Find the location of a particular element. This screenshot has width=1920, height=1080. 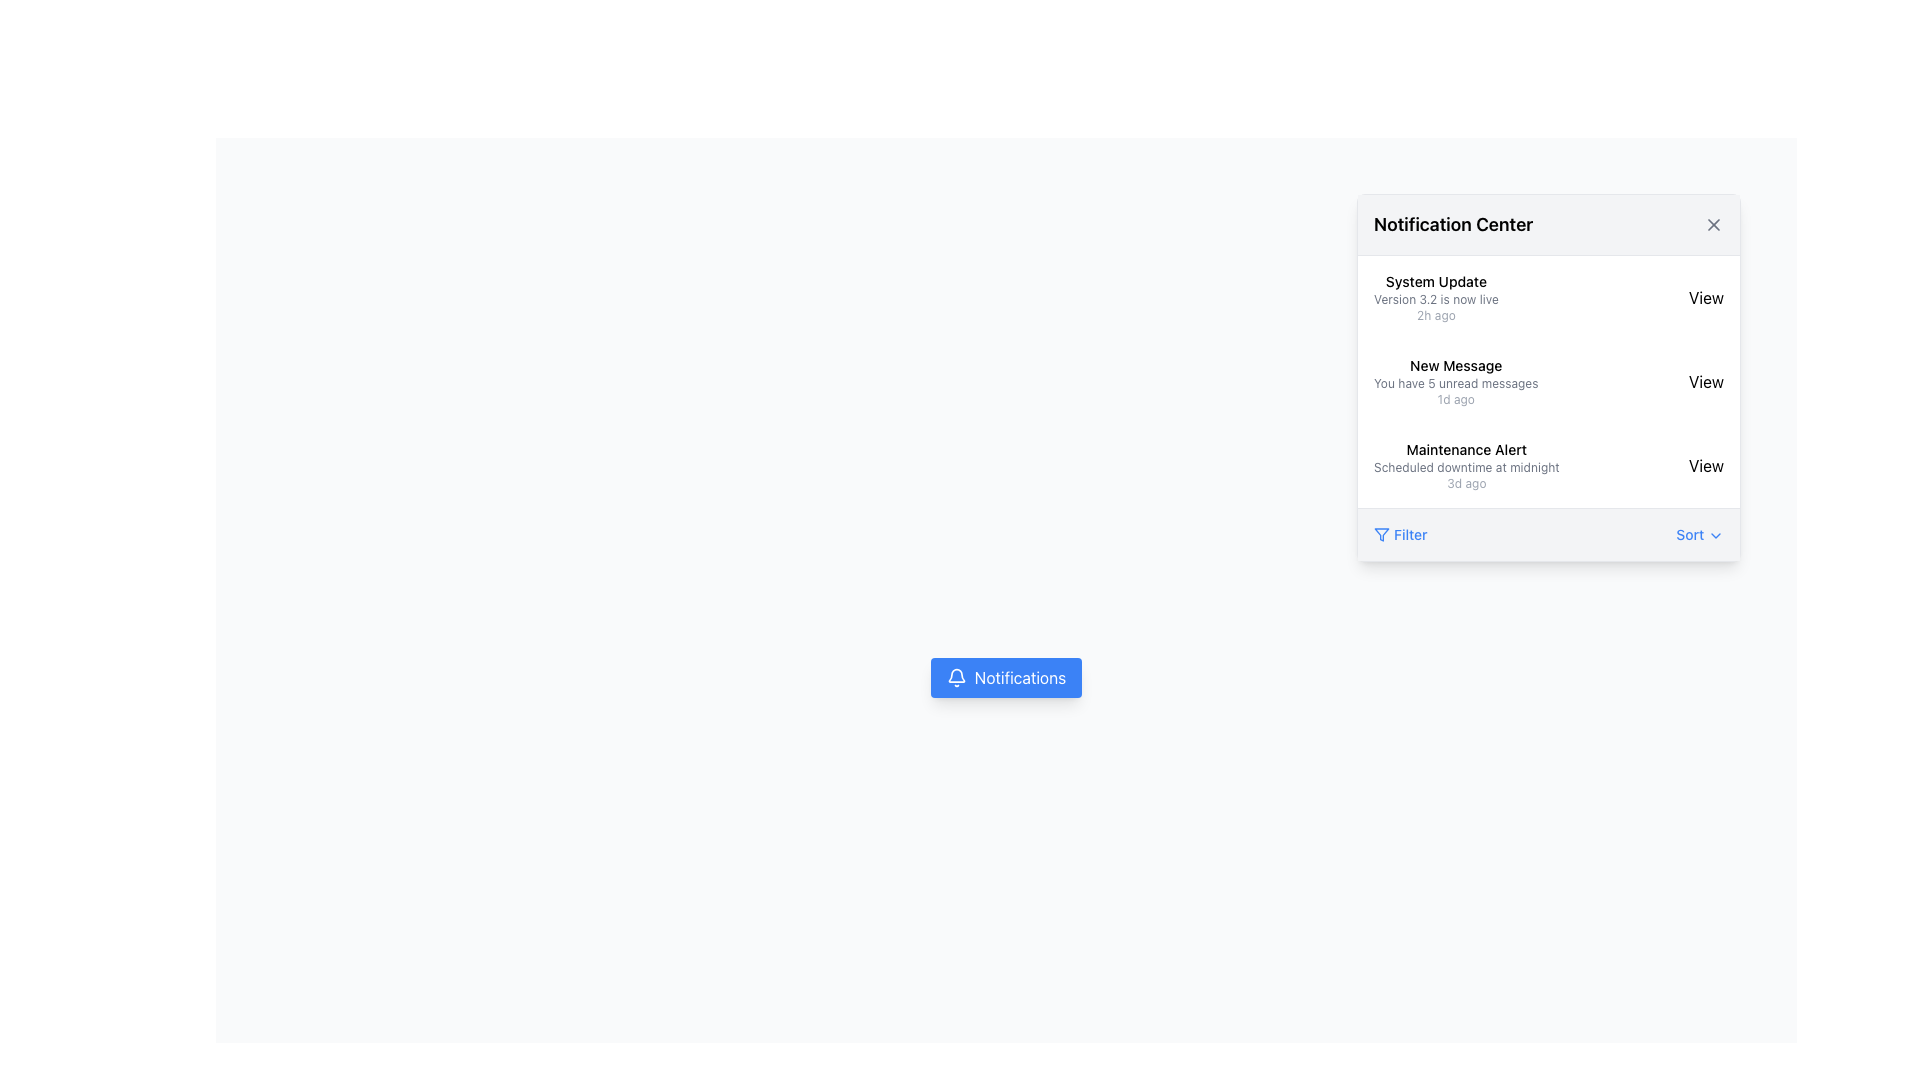

the composite element containing the 'Filter' and 'Sort' buttons at the bottom of the notification panel using keyboard focus is located at coordinates (1548, 532).